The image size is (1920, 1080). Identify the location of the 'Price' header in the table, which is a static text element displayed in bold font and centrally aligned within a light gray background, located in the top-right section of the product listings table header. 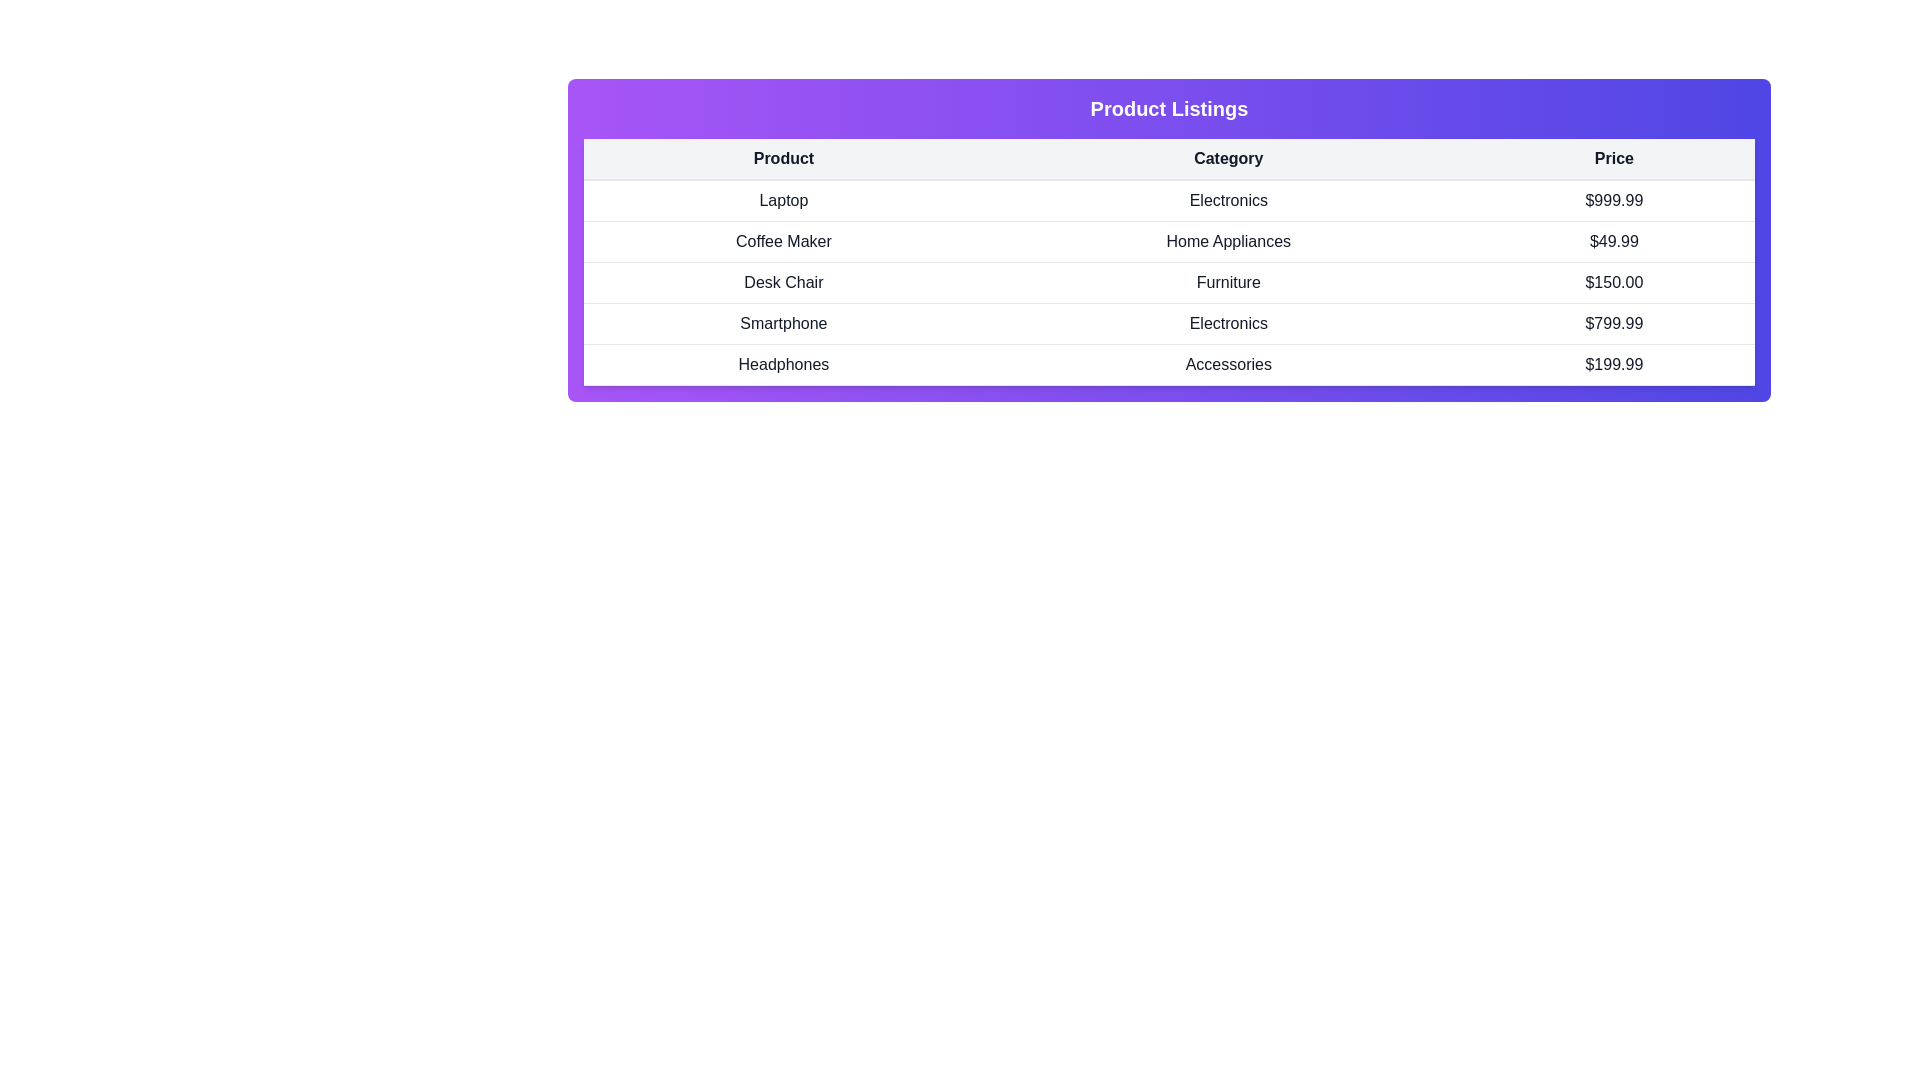
(1614, 158).